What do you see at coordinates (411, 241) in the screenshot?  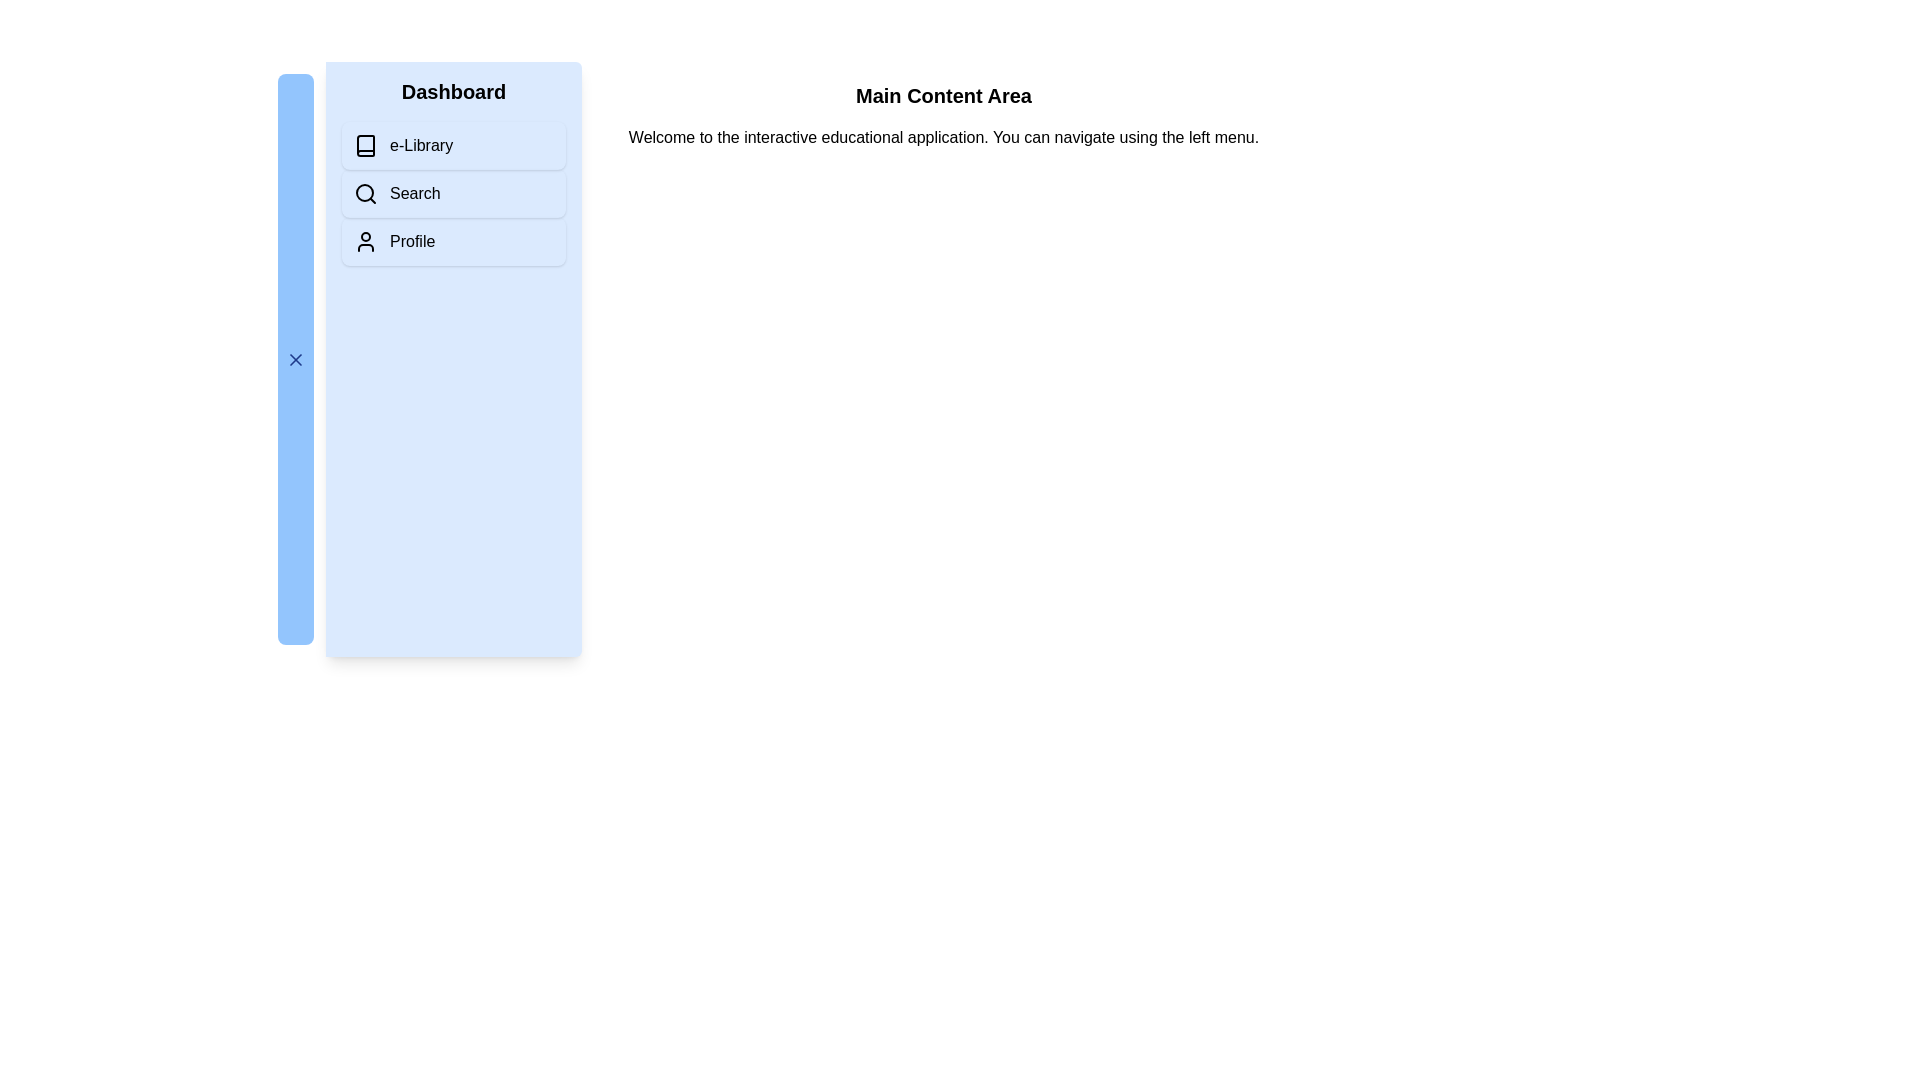 I see `the 'Profile' text label in the left sidebar navigation menu, which is the third item in the stack, to potentially reveal more options or information` at bounding box center [411, 241].